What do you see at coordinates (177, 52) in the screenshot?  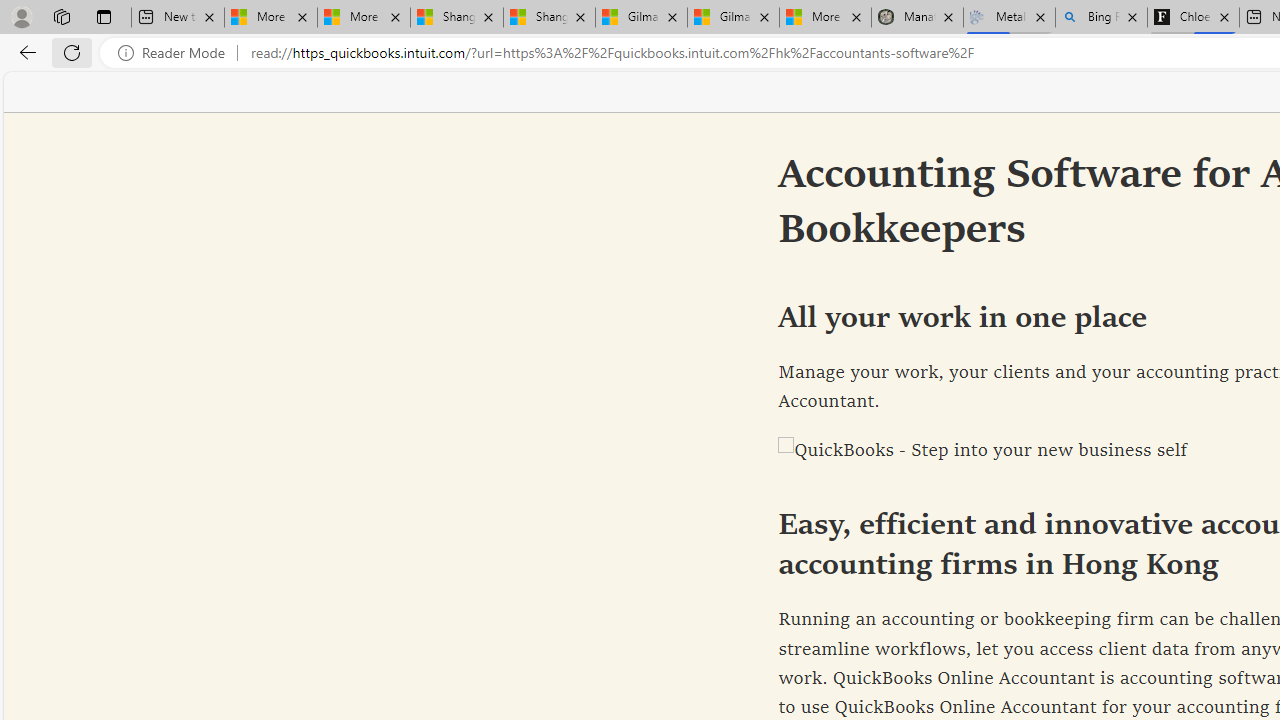 I see `'Reader Mode'` at bounding box center [177, 52].